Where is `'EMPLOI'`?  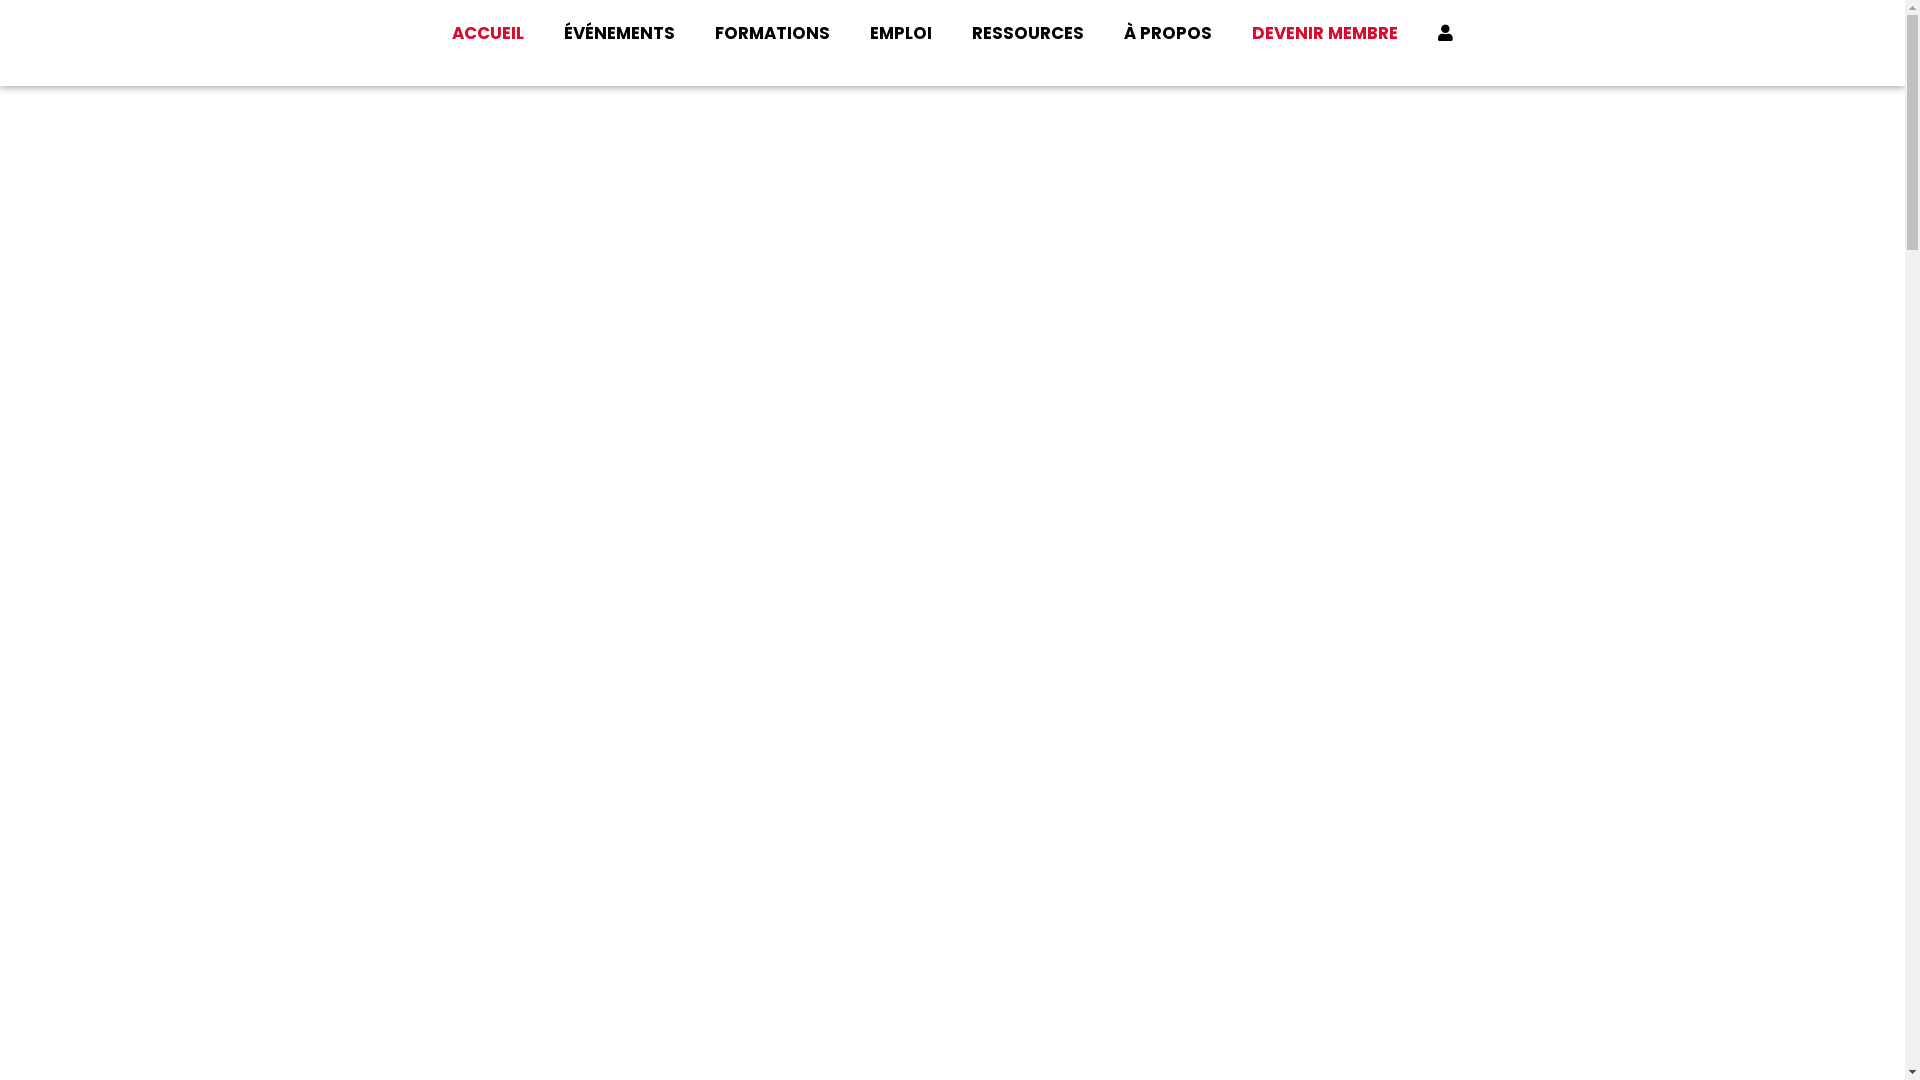 'EMPLOI' is located at coordinates (849, 33).